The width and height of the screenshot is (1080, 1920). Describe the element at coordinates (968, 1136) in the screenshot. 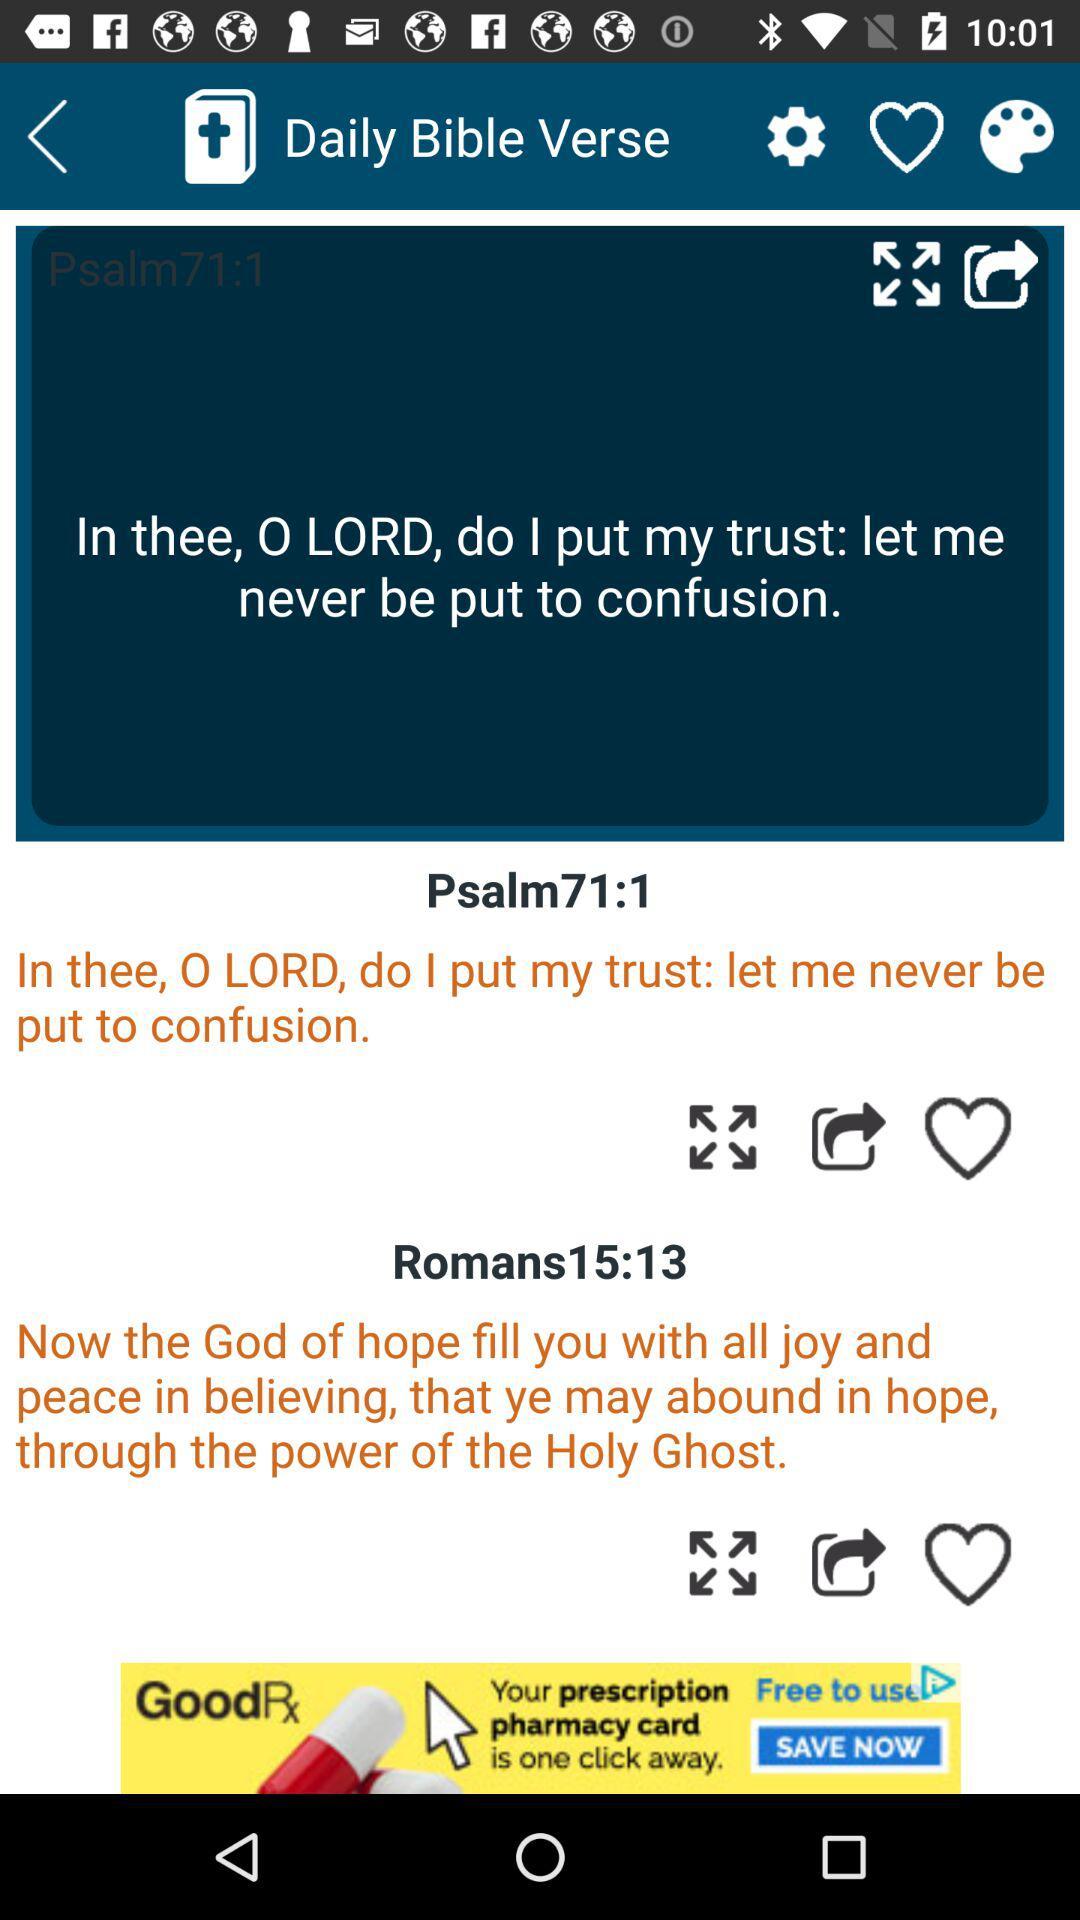

I see `to favorite` at that location.